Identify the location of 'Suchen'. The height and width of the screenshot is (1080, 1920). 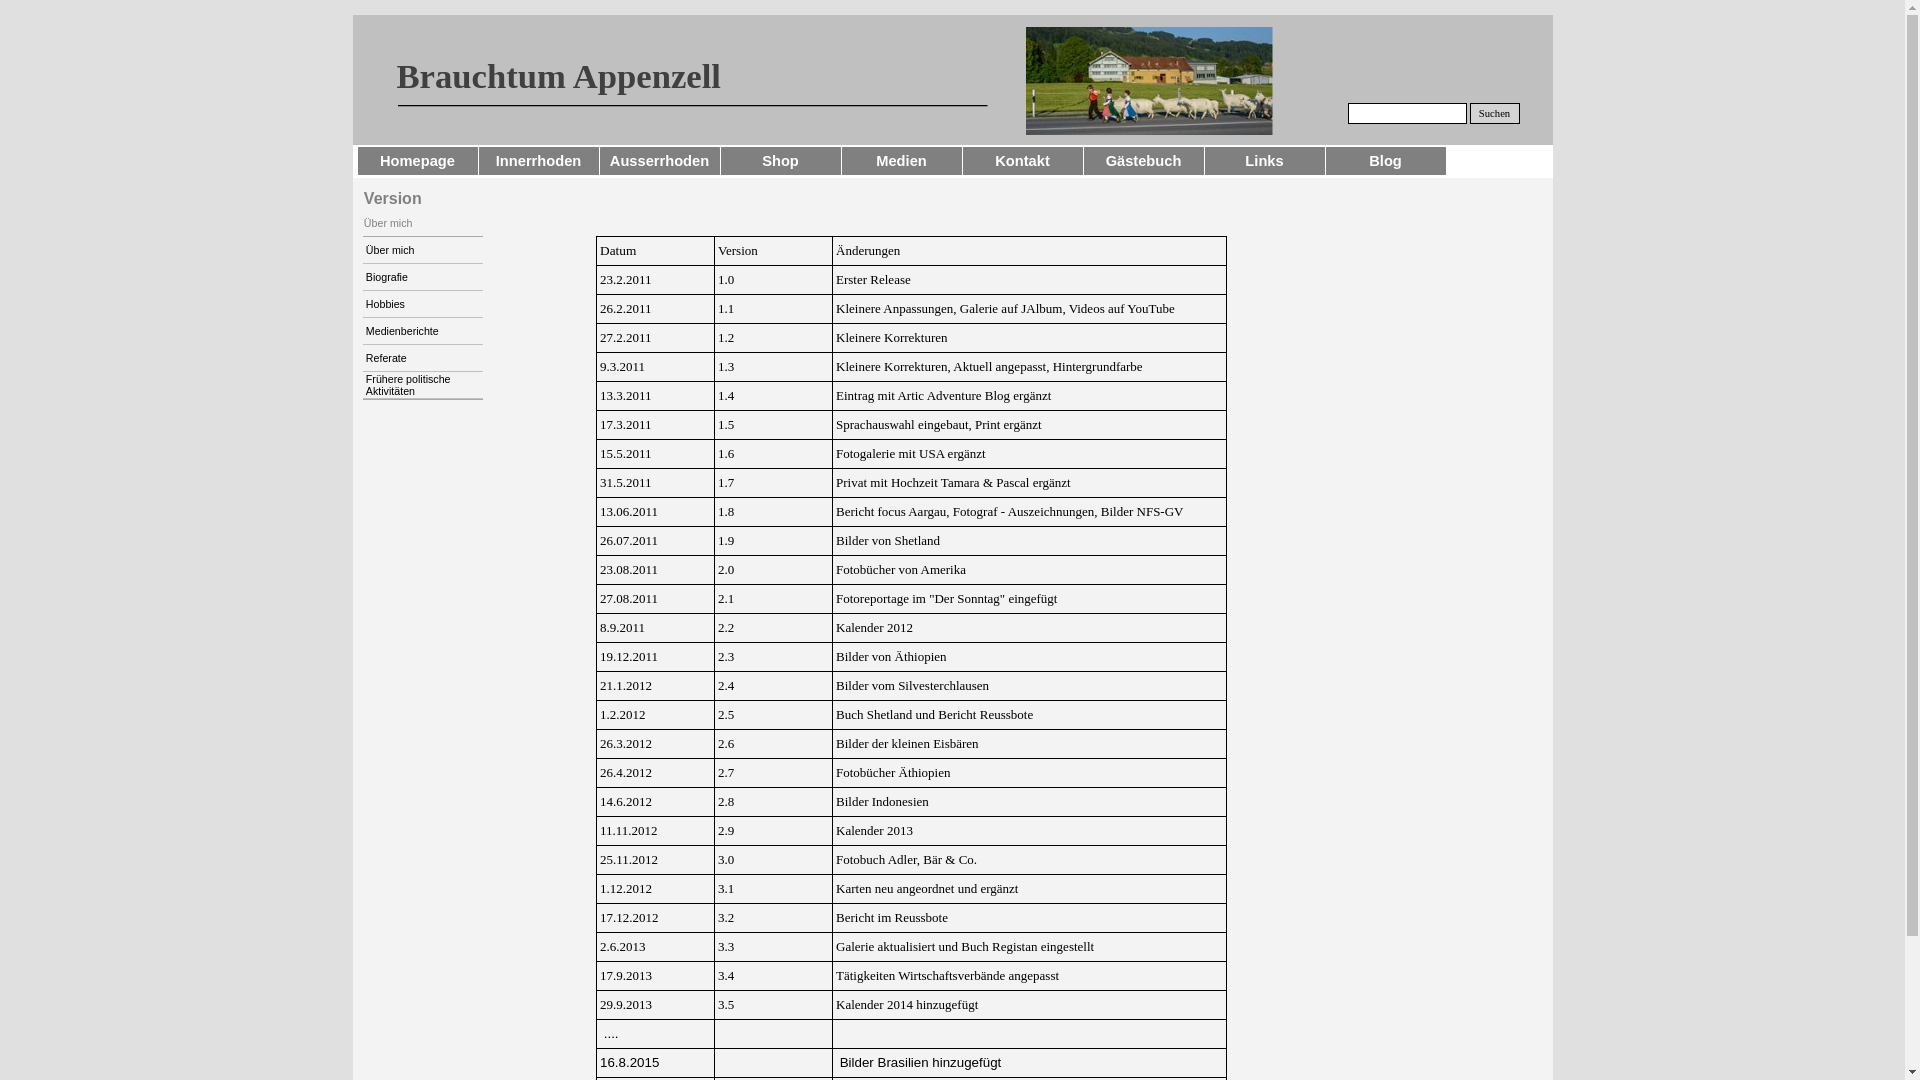
(1469, 113).